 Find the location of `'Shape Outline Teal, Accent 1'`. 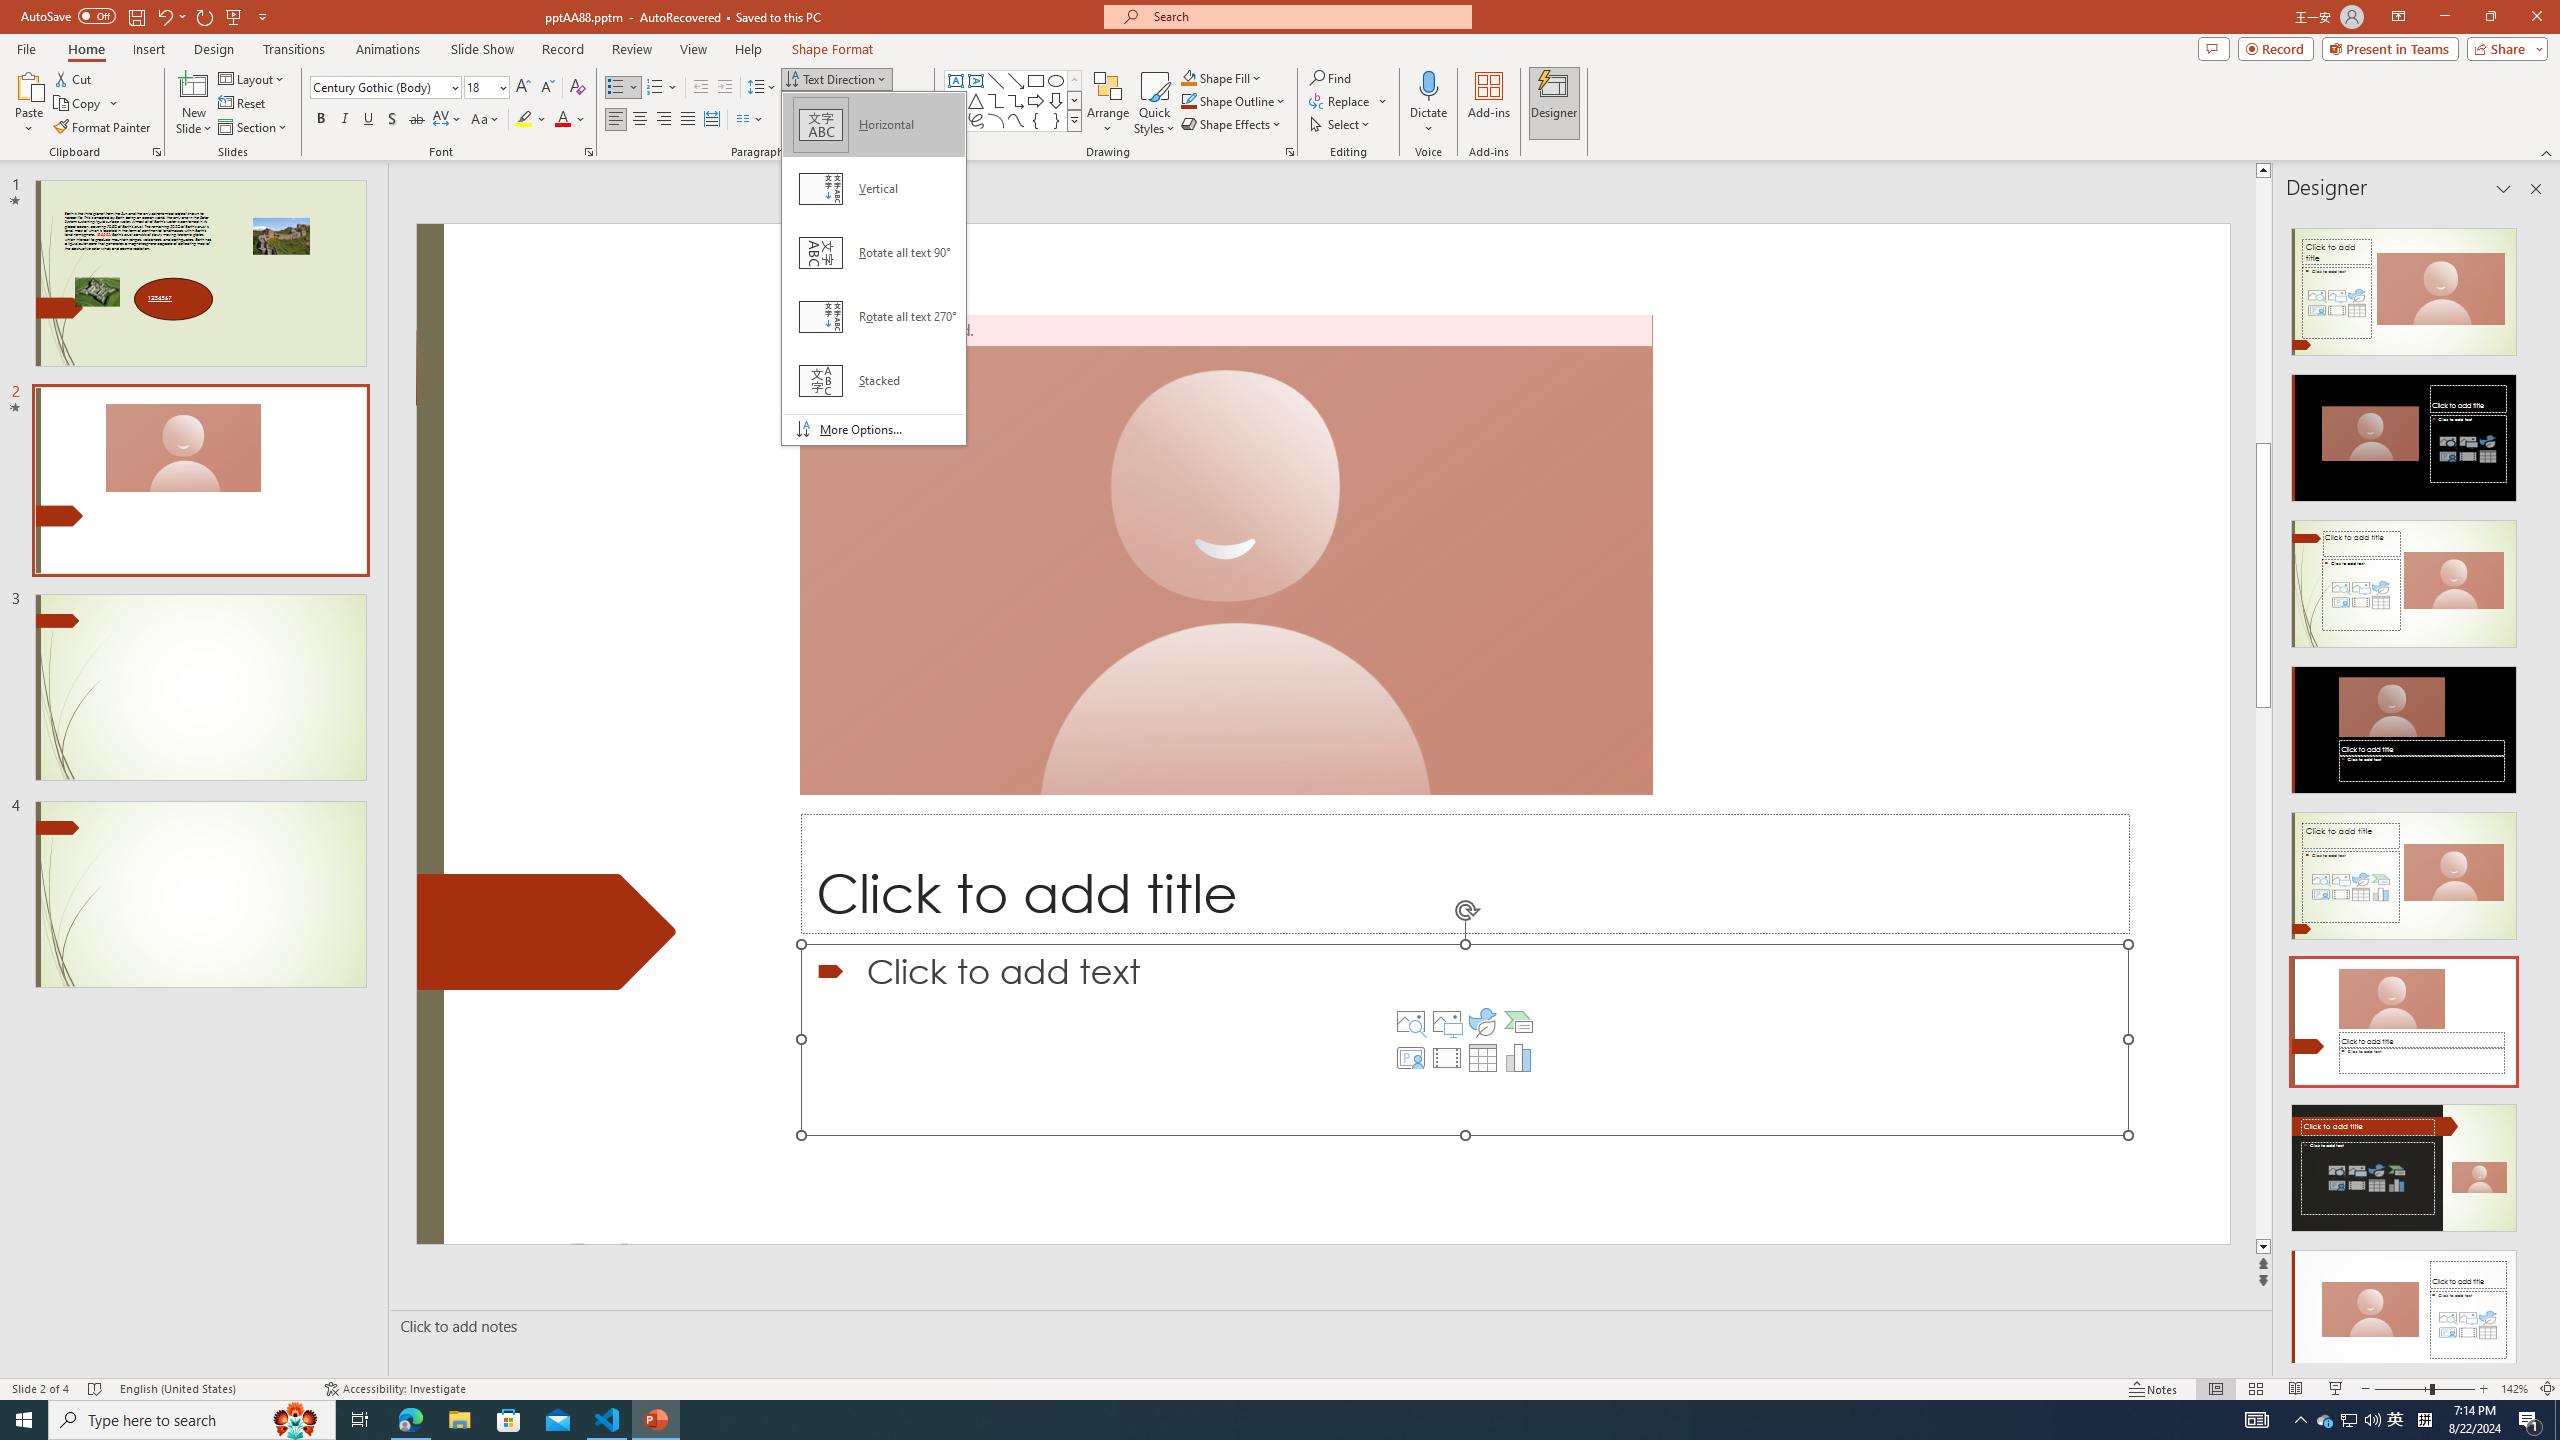

'Shape Outline Teal, Accent 1' is located at coordinates (1189, 99).